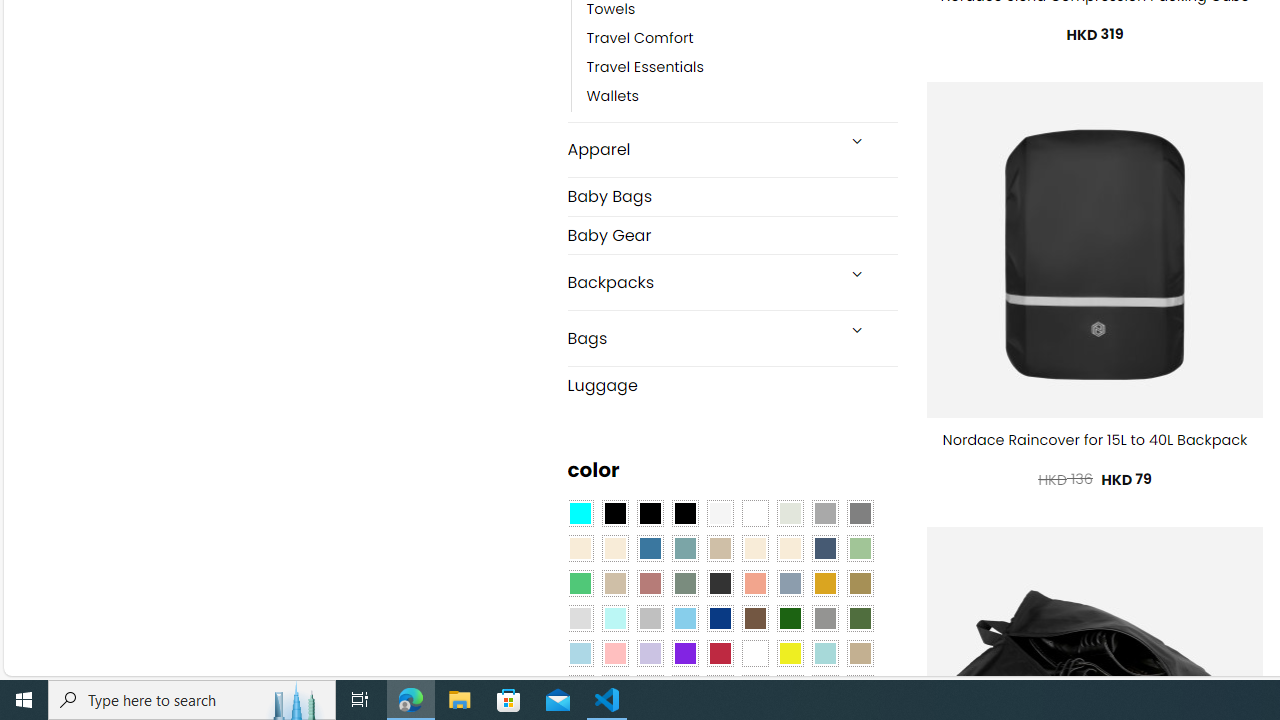 This screenshot has height=720, width=1280. Describe the element at coordinates (640, 38) in the screenshot. I see `'Travel Comfort'` at that location.